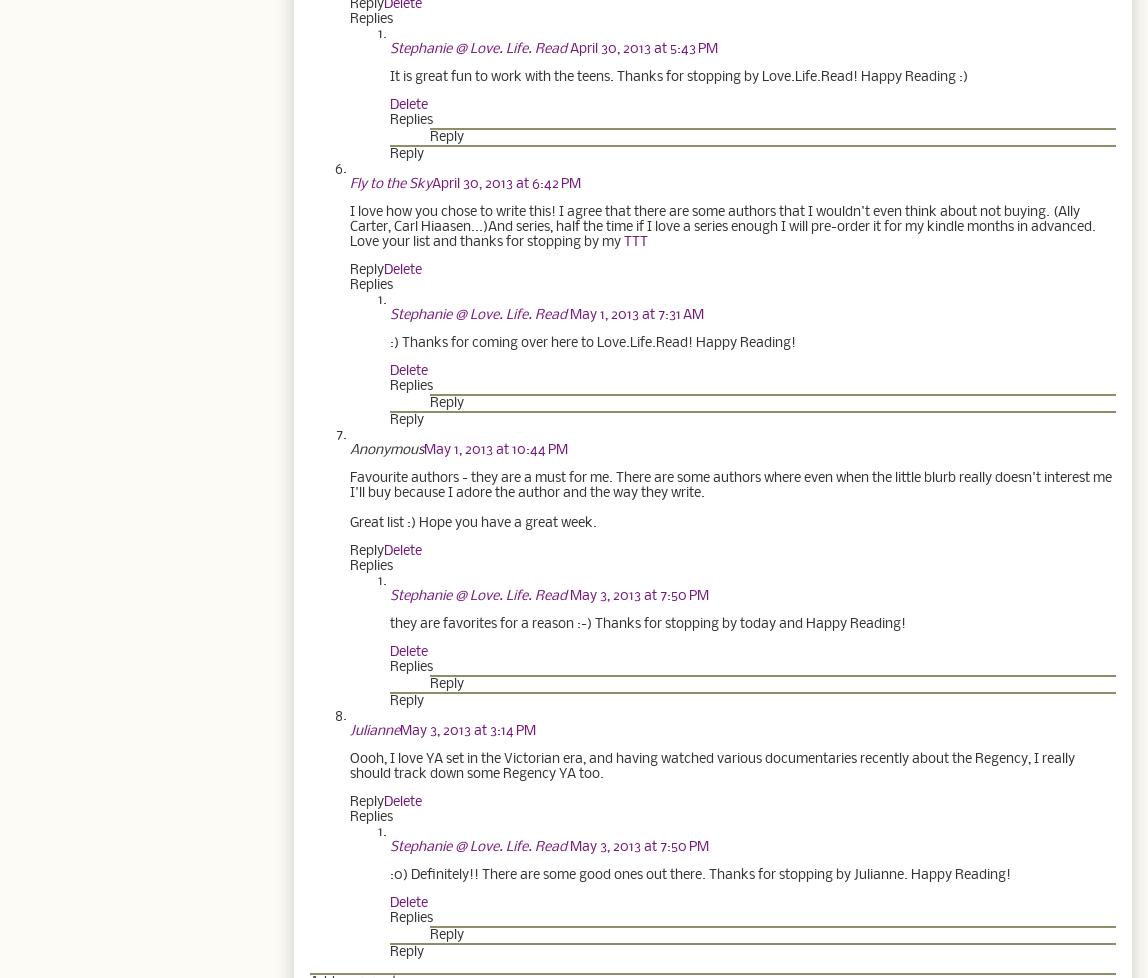  Describe the element at coordinates (731, 483) in the screenshot. I see `'Favourite authors - they are a must for me. There are some authors where even when the little blurb really doesn't interest me I'll buy because I adore the author and the way they write.'` at that location.